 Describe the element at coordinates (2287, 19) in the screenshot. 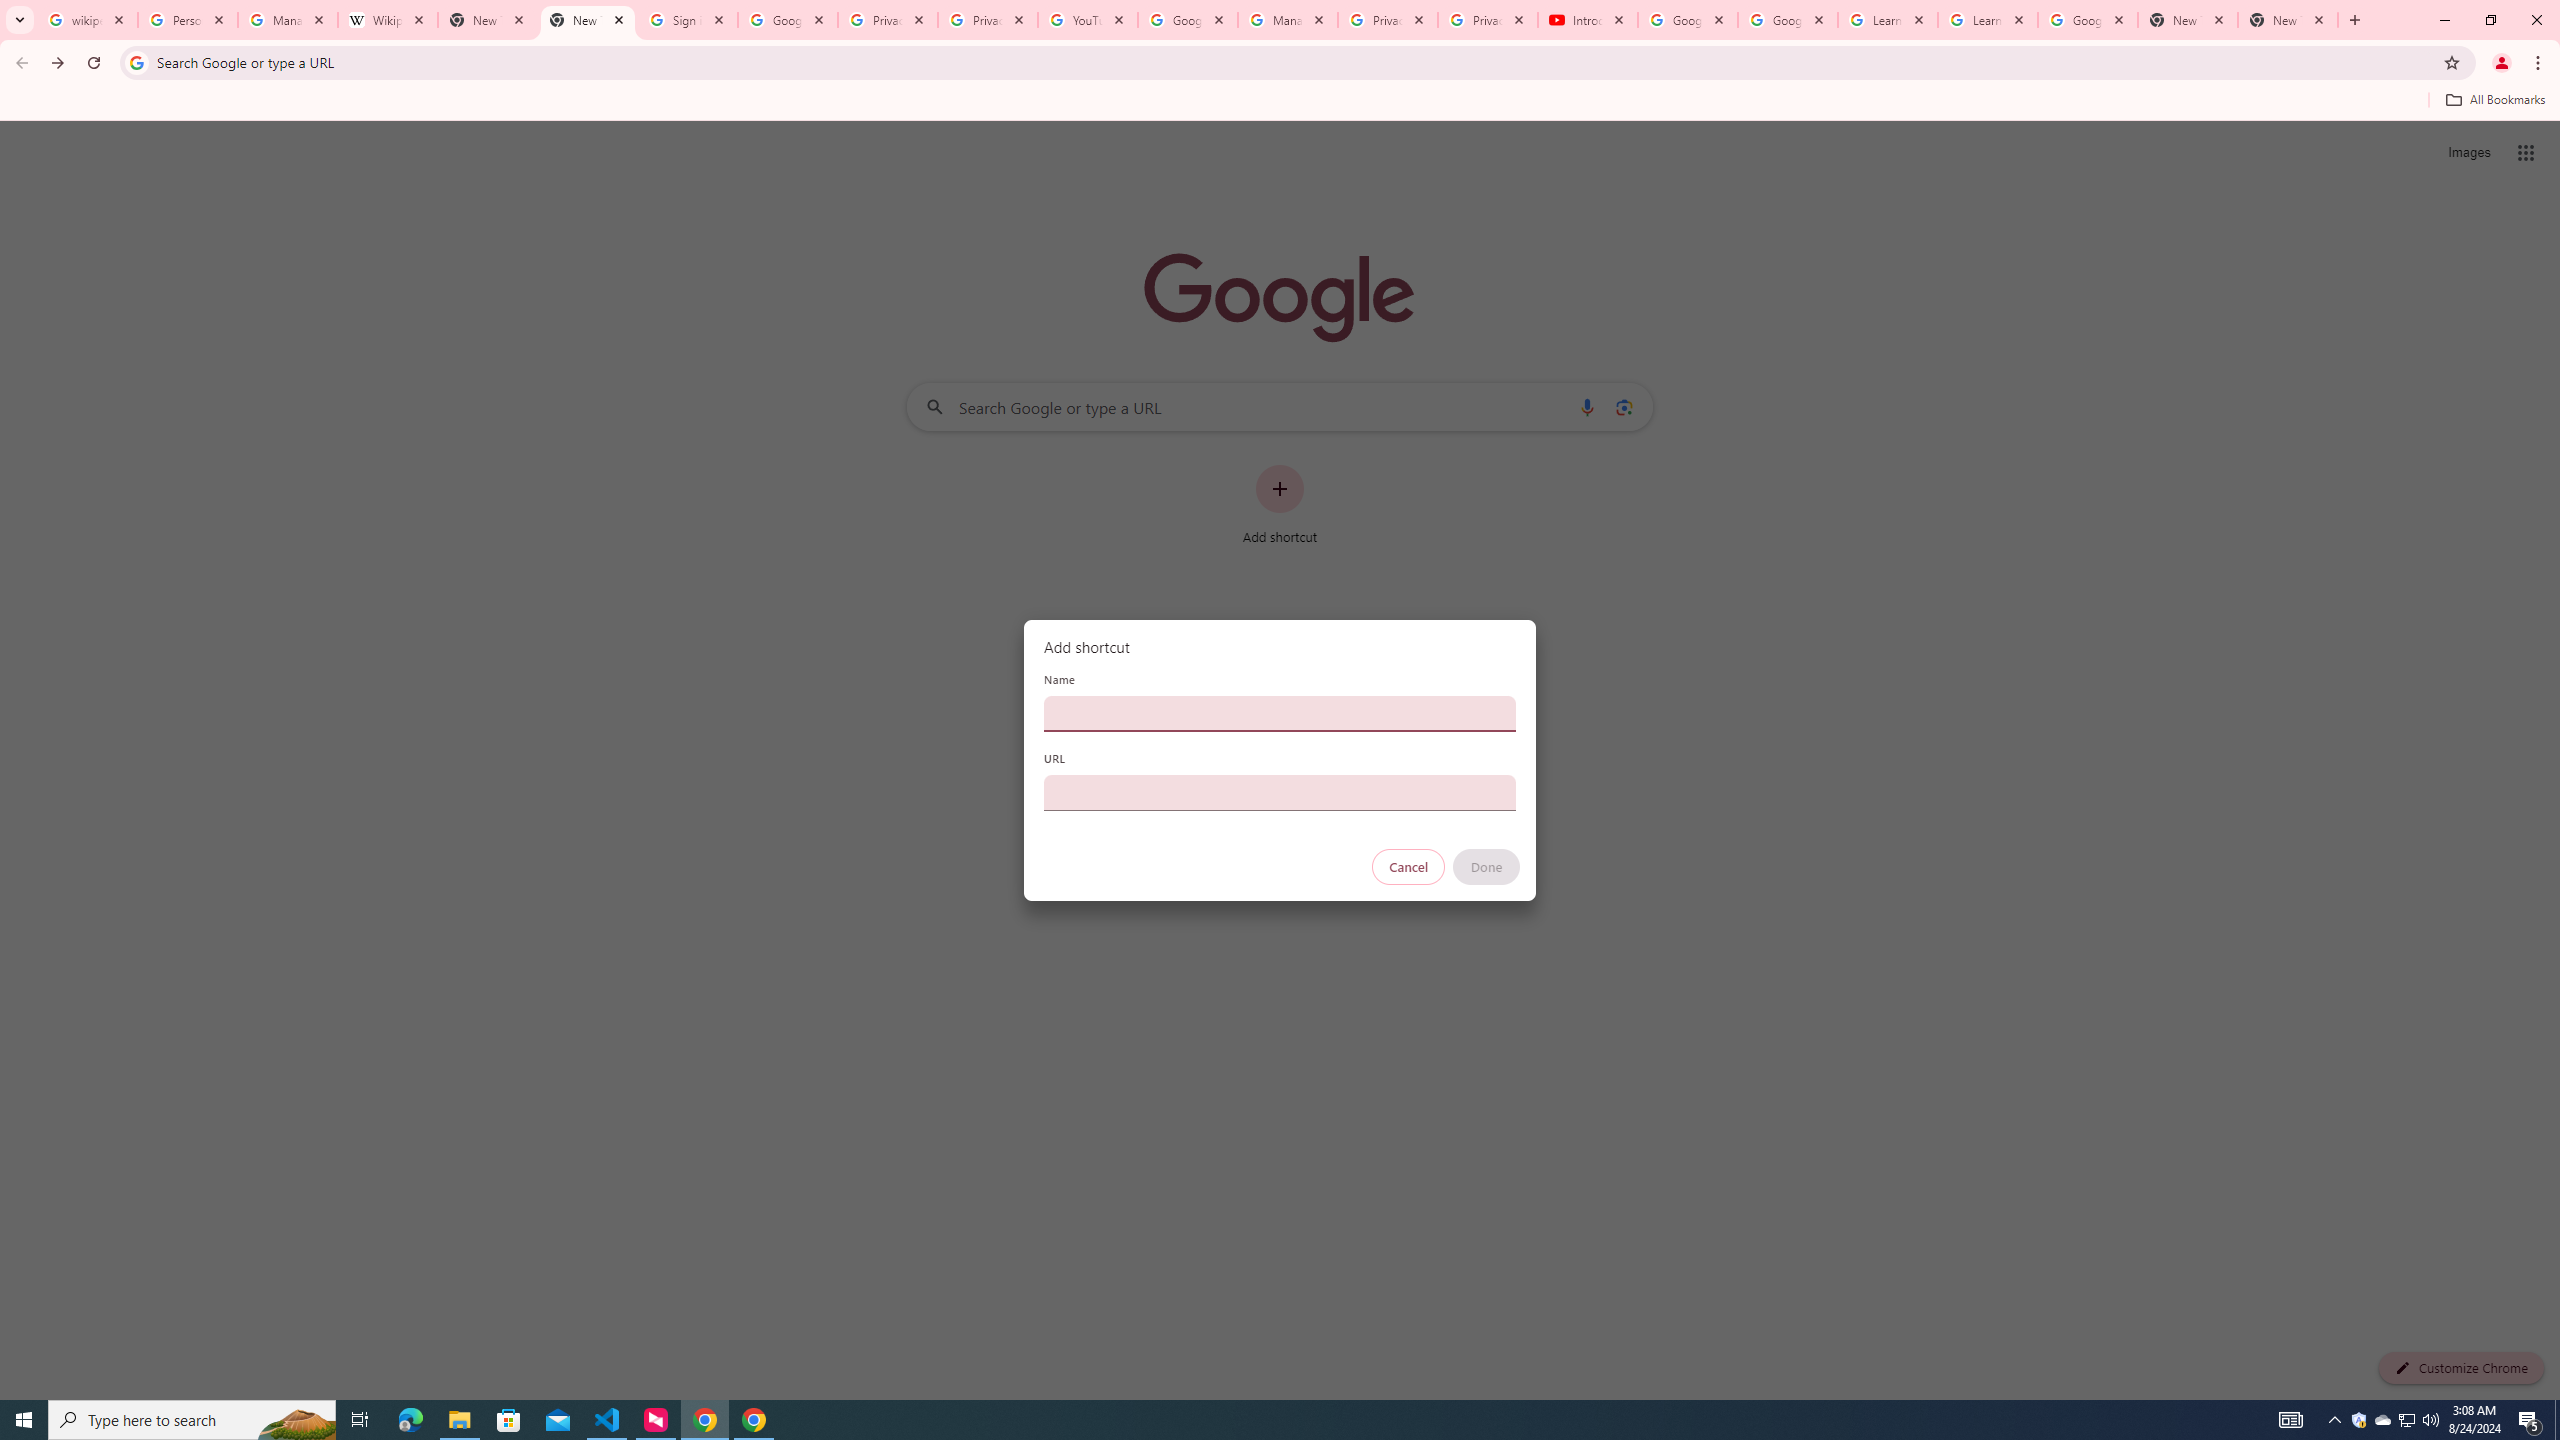

I see `'New Tab'` at that location.